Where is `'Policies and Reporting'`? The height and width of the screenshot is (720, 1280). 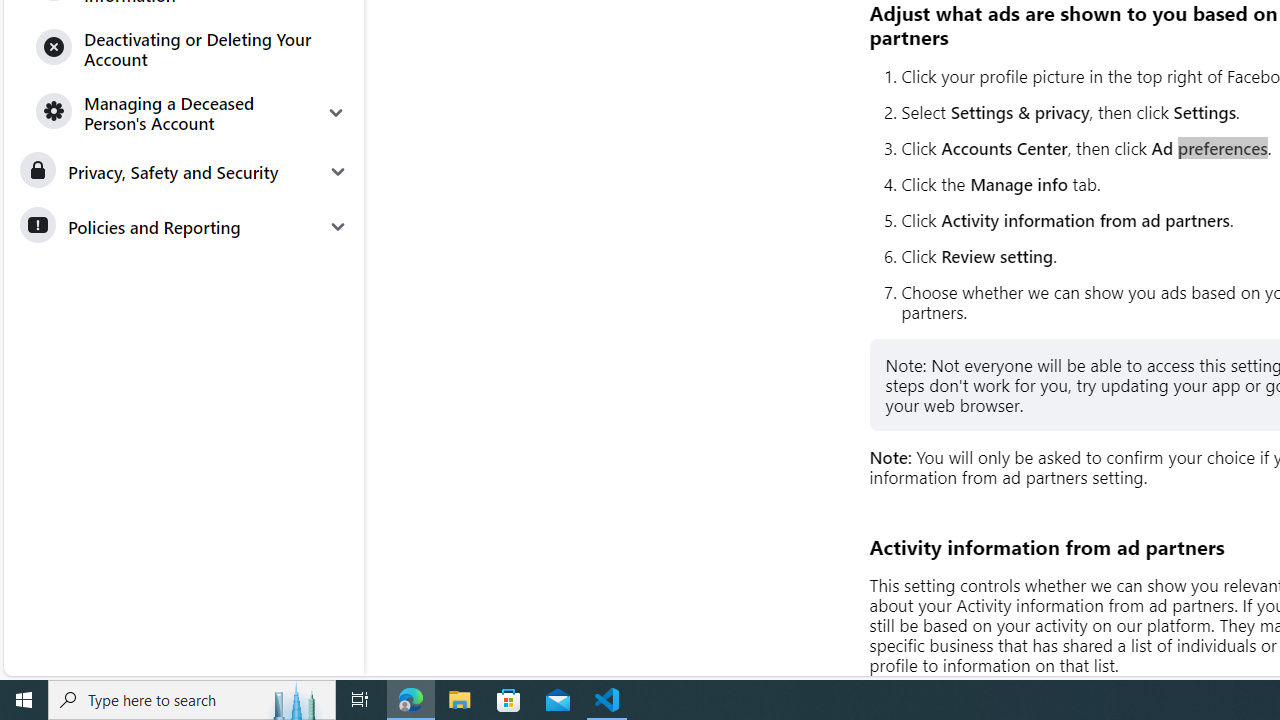 'Policies and Reporting' is located at coordinates (183, 225).